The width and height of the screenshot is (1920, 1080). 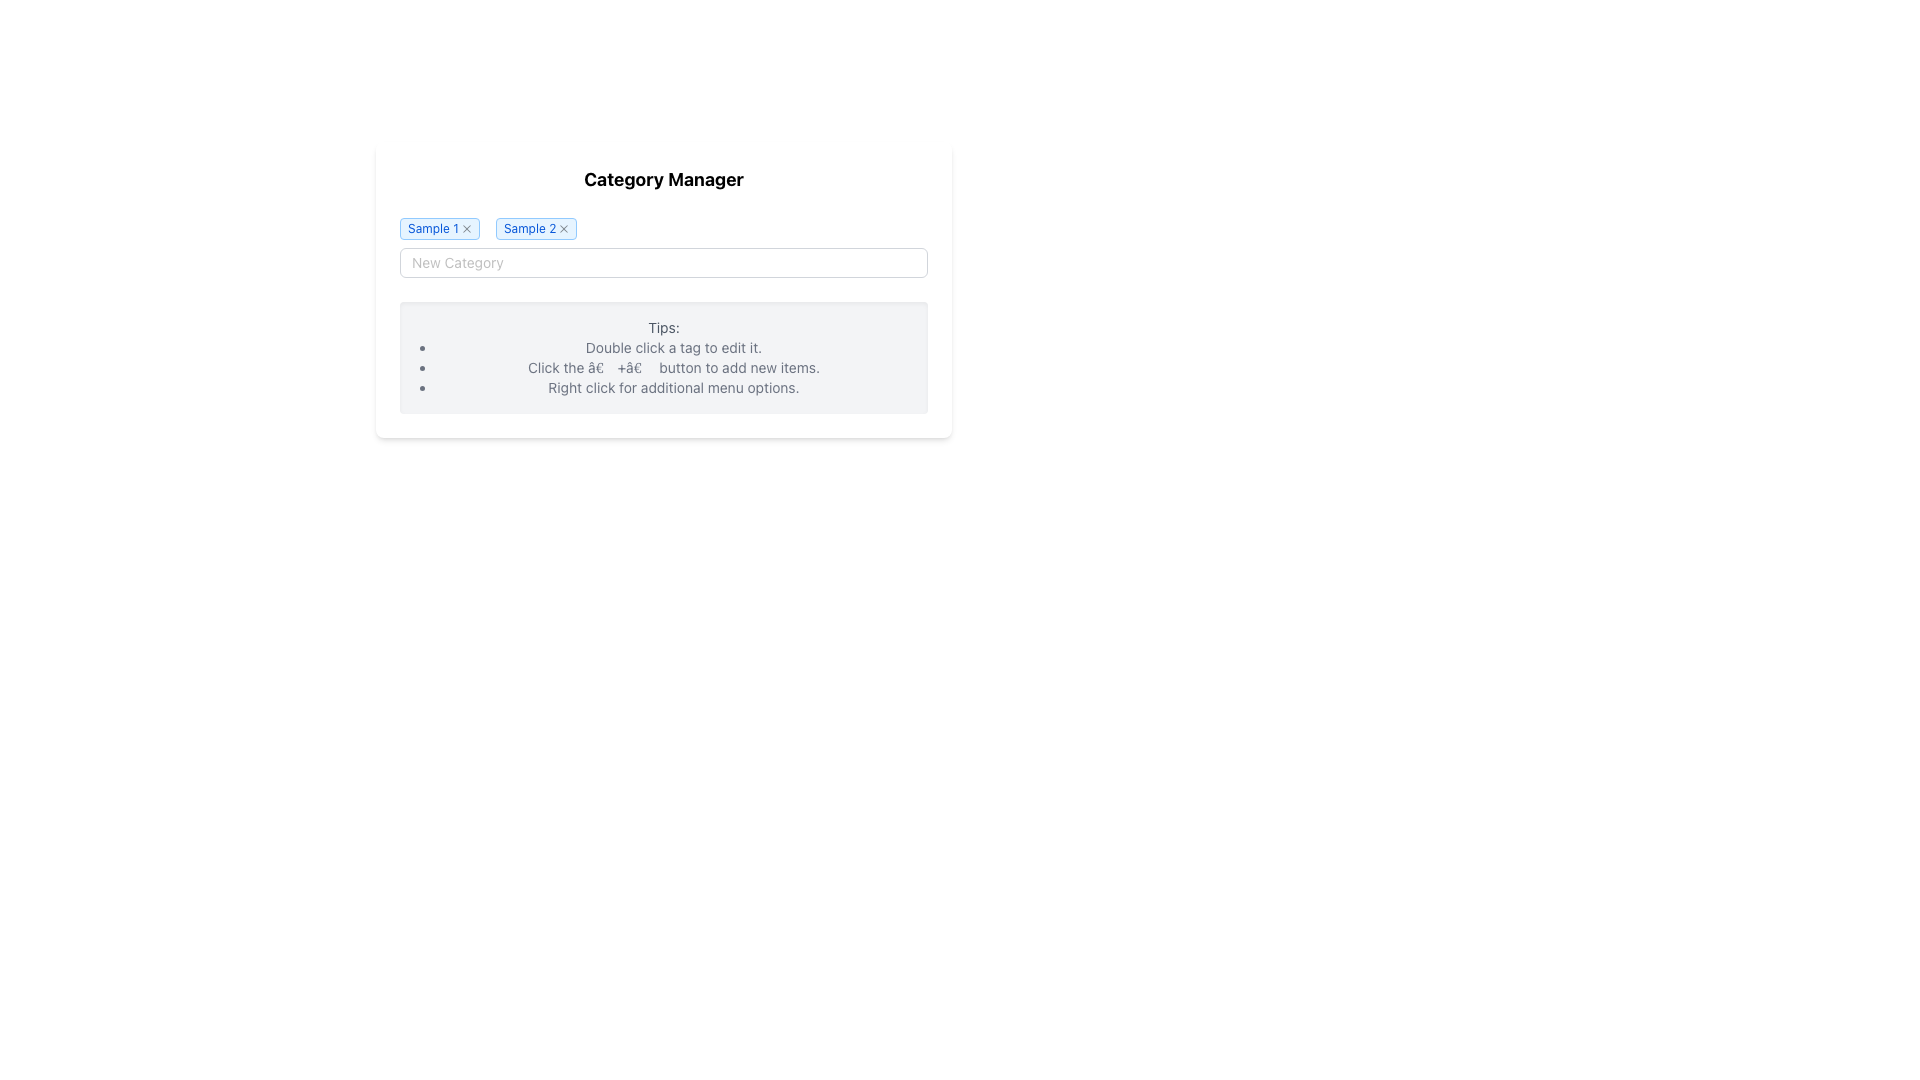 I want to click on the 'X' icon on the blue tag labeled 'Sample 1', so click(x=438, y=227).